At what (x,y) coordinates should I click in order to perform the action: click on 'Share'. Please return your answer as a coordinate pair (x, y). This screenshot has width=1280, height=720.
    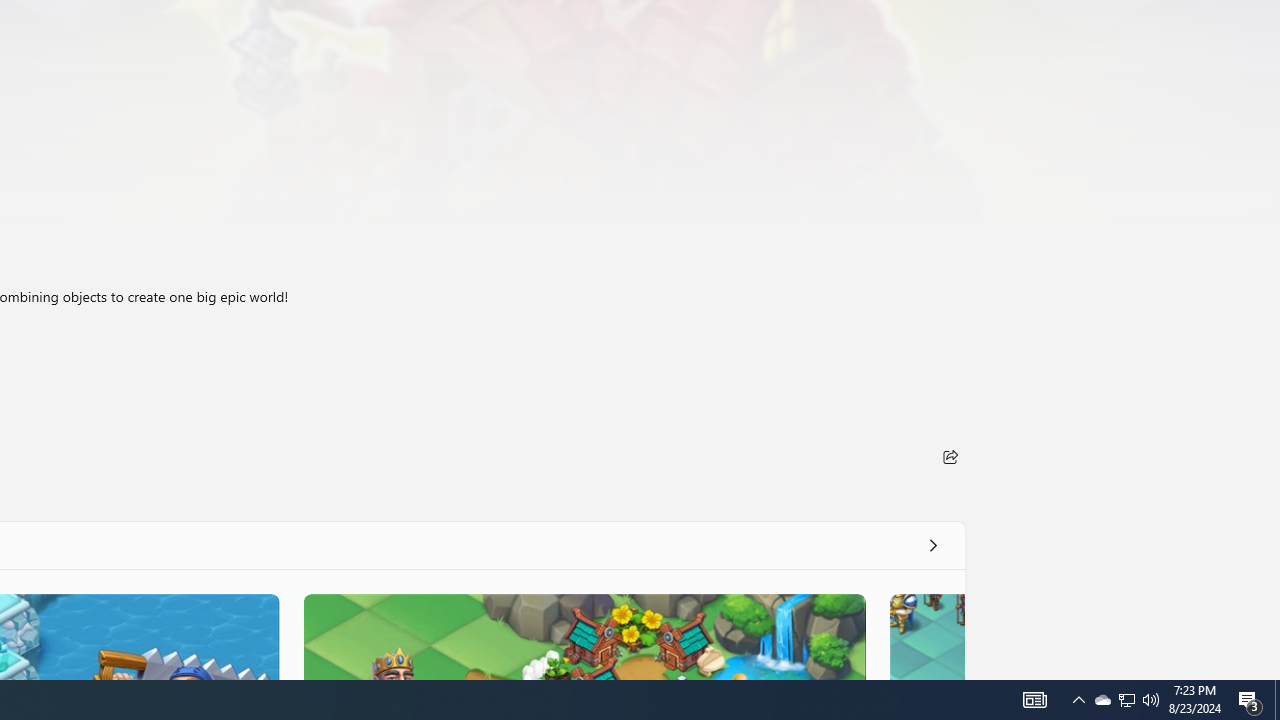
    Looking at the image, I should click on (949, 456).